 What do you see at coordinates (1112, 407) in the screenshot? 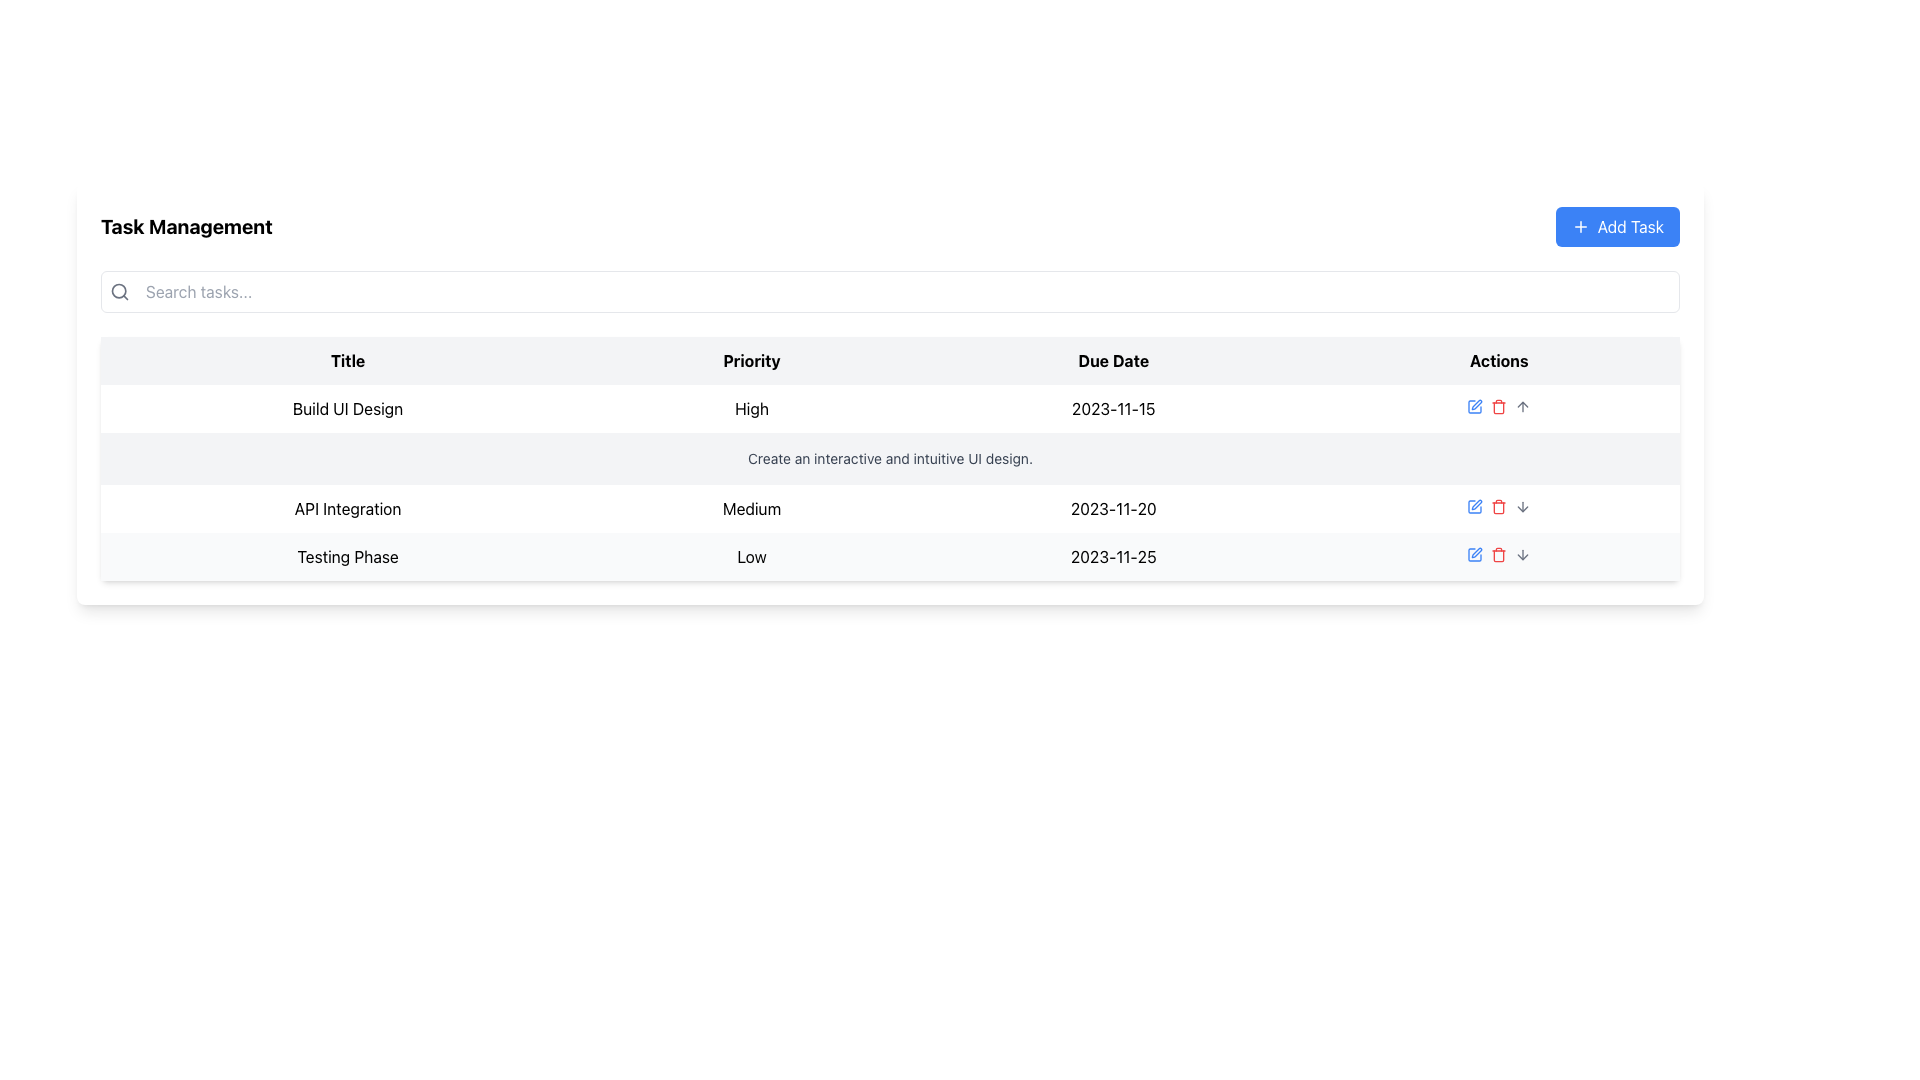
I see `the Text Label indicating the due date for the task 'Build UI Design', located in the third cell of the row labeled 'Build UI Design' under the 'Due Date' column` at bounding box center [1112, 407].